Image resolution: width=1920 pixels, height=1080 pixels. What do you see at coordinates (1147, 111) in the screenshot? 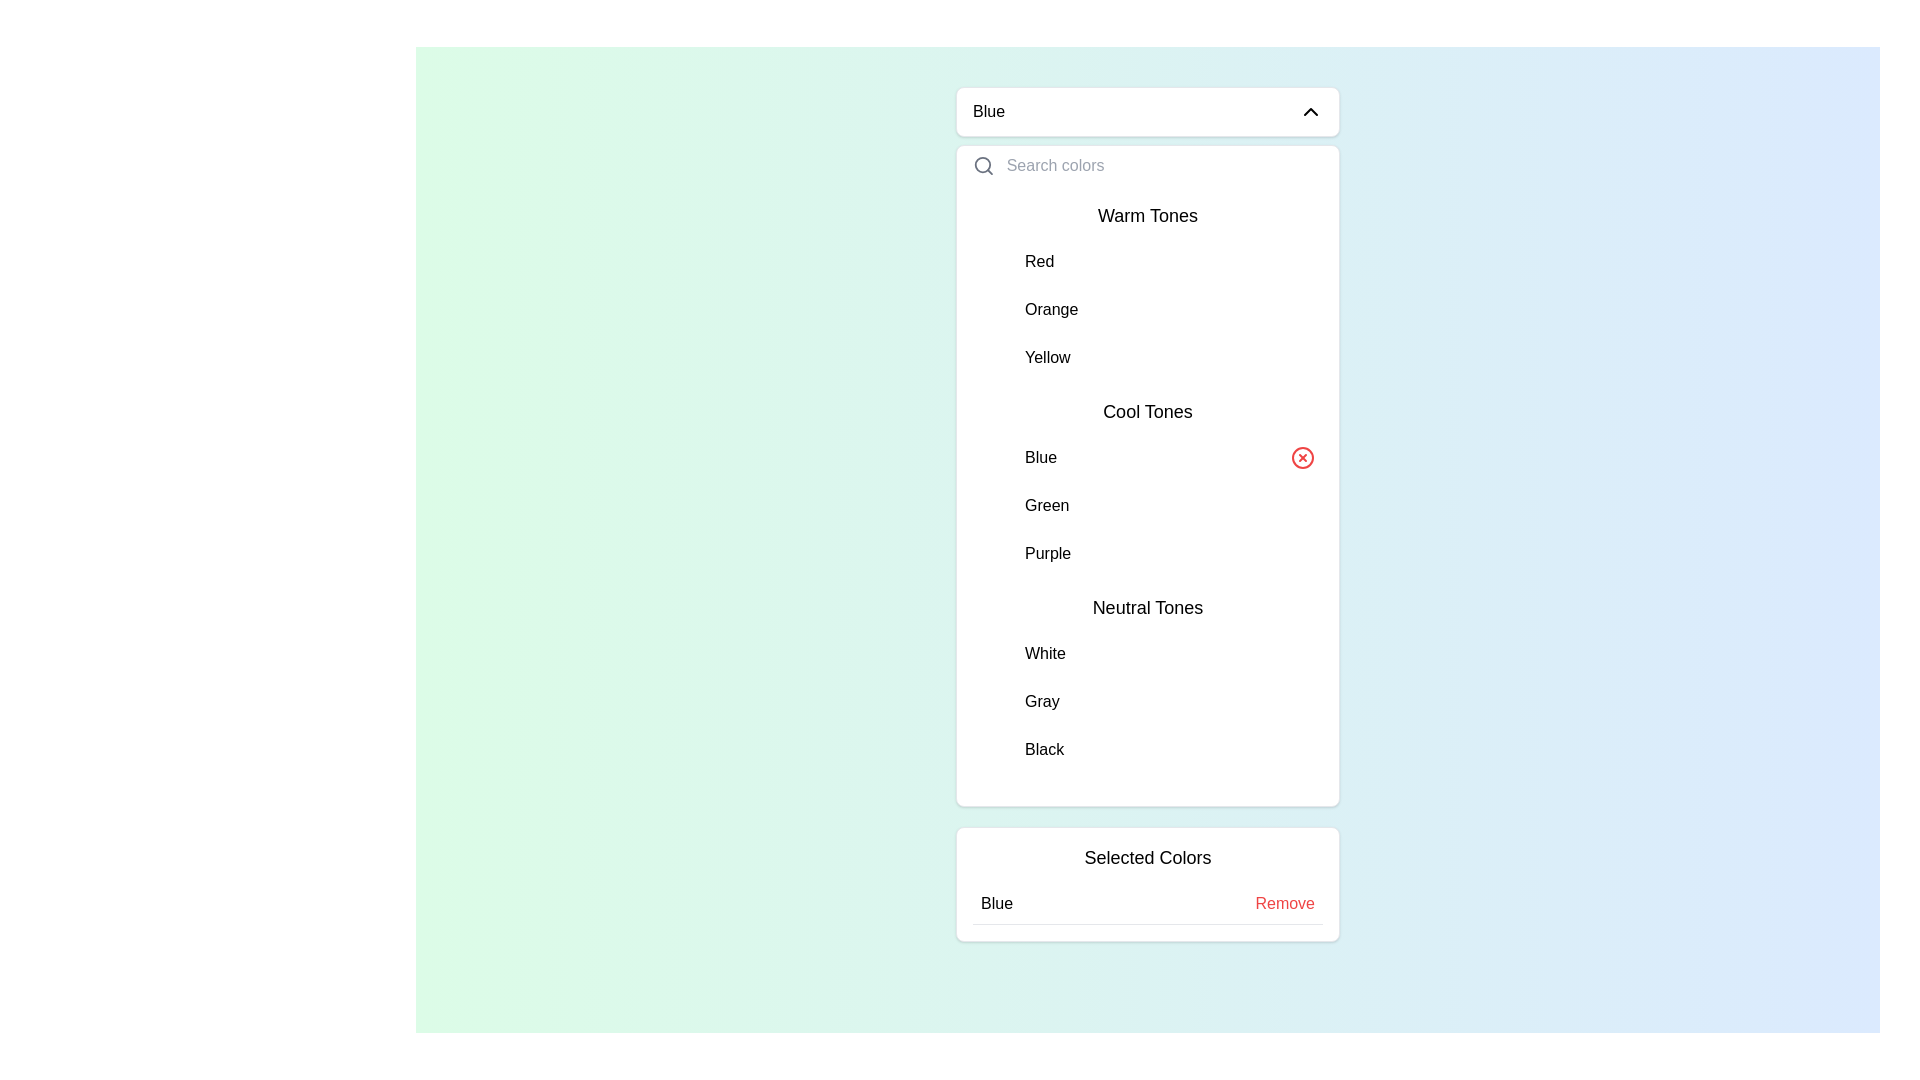
I see `the Dropdown toggle button labeled 'Blue' at the top of the dropdown menu for keyboard interaction` at bounding box center [1147, 111].